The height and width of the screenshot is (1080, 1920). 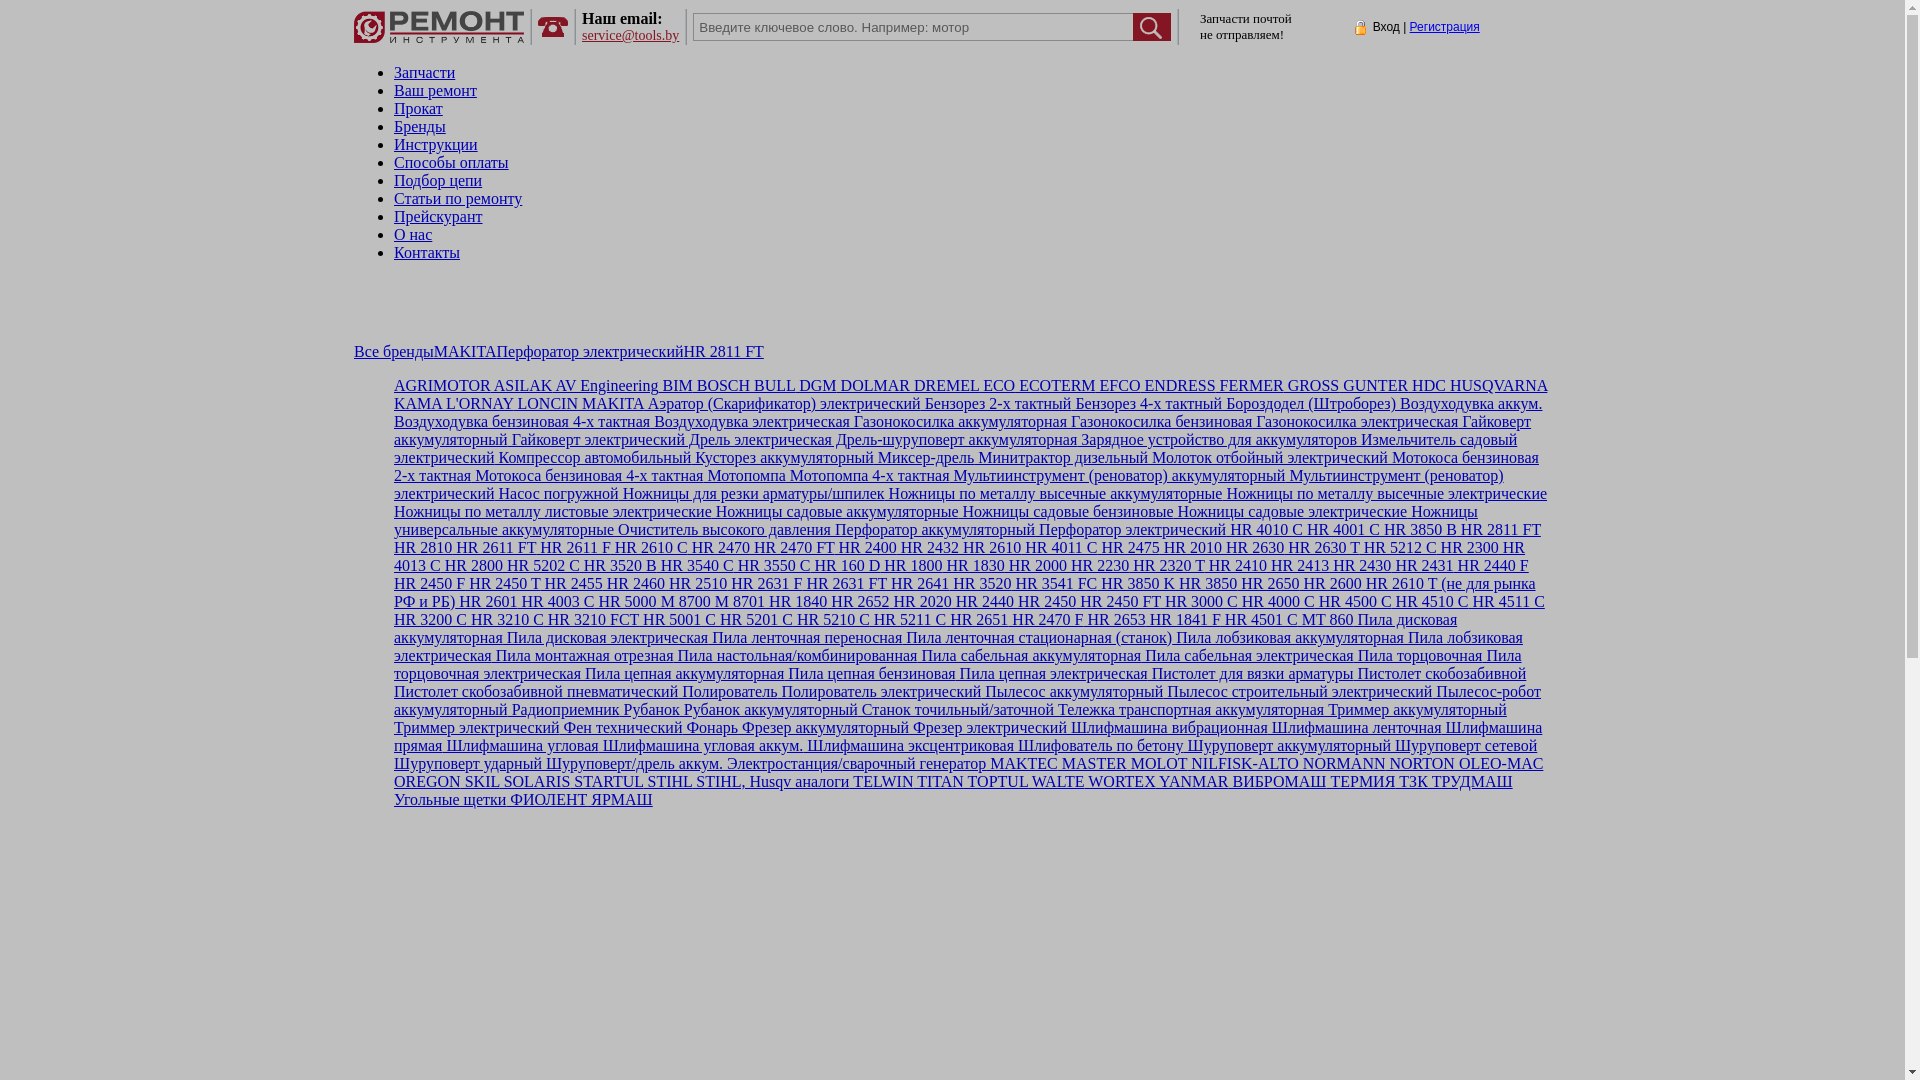 What do you see at coordinates (865, 547) in the screenshot?
I see `'HR 2400'` at bounding box center [865, 547].